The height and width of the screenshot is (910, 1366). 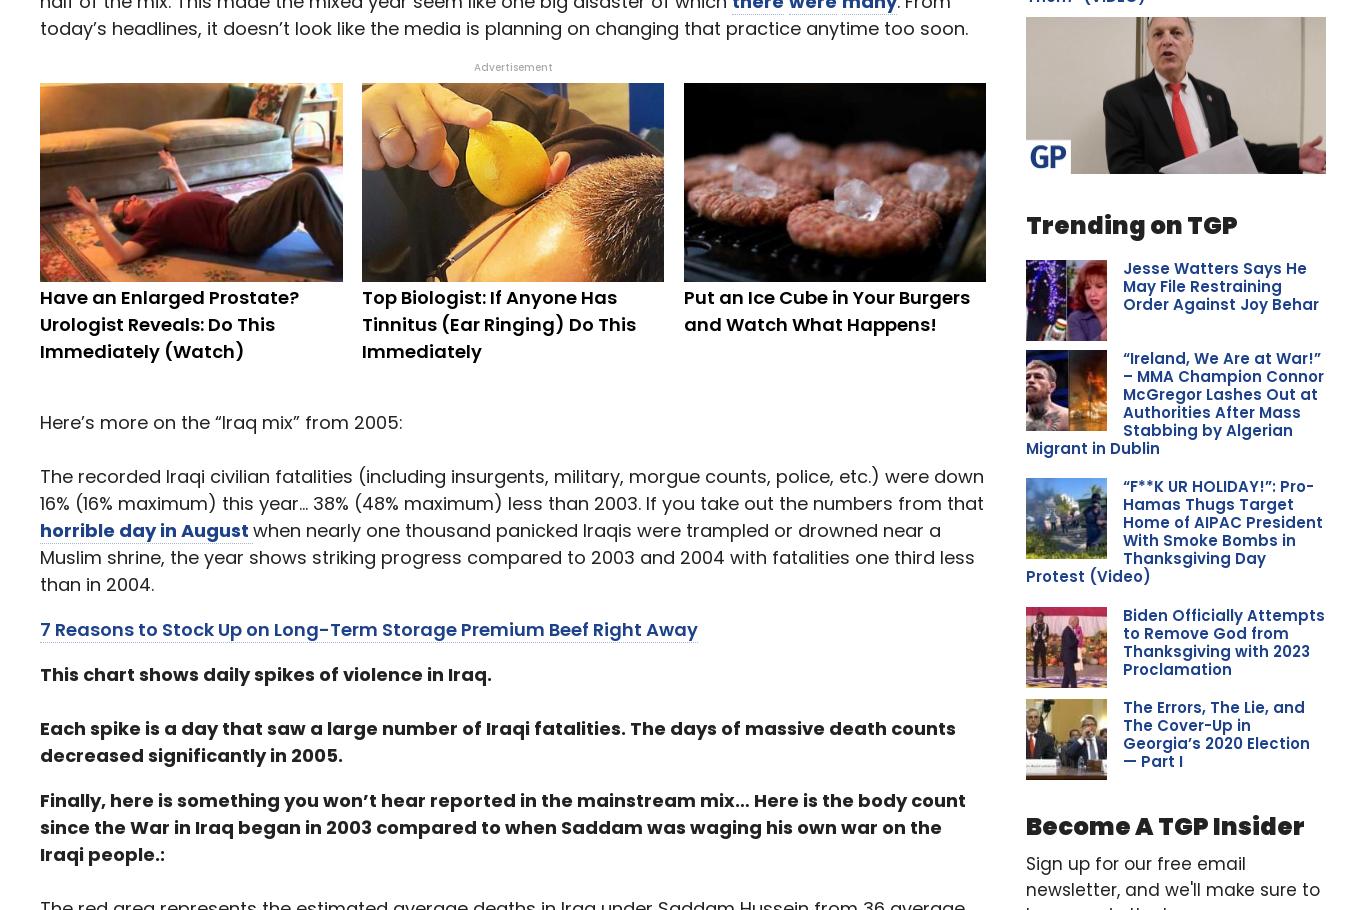 What do you see at coordinates (1209, 373) in the screenshot?
I see `'Hollywood Star Jamie Foxx Accused of Sexual Assault in Encounter Fr...'` at bounding box center [1209, 373].